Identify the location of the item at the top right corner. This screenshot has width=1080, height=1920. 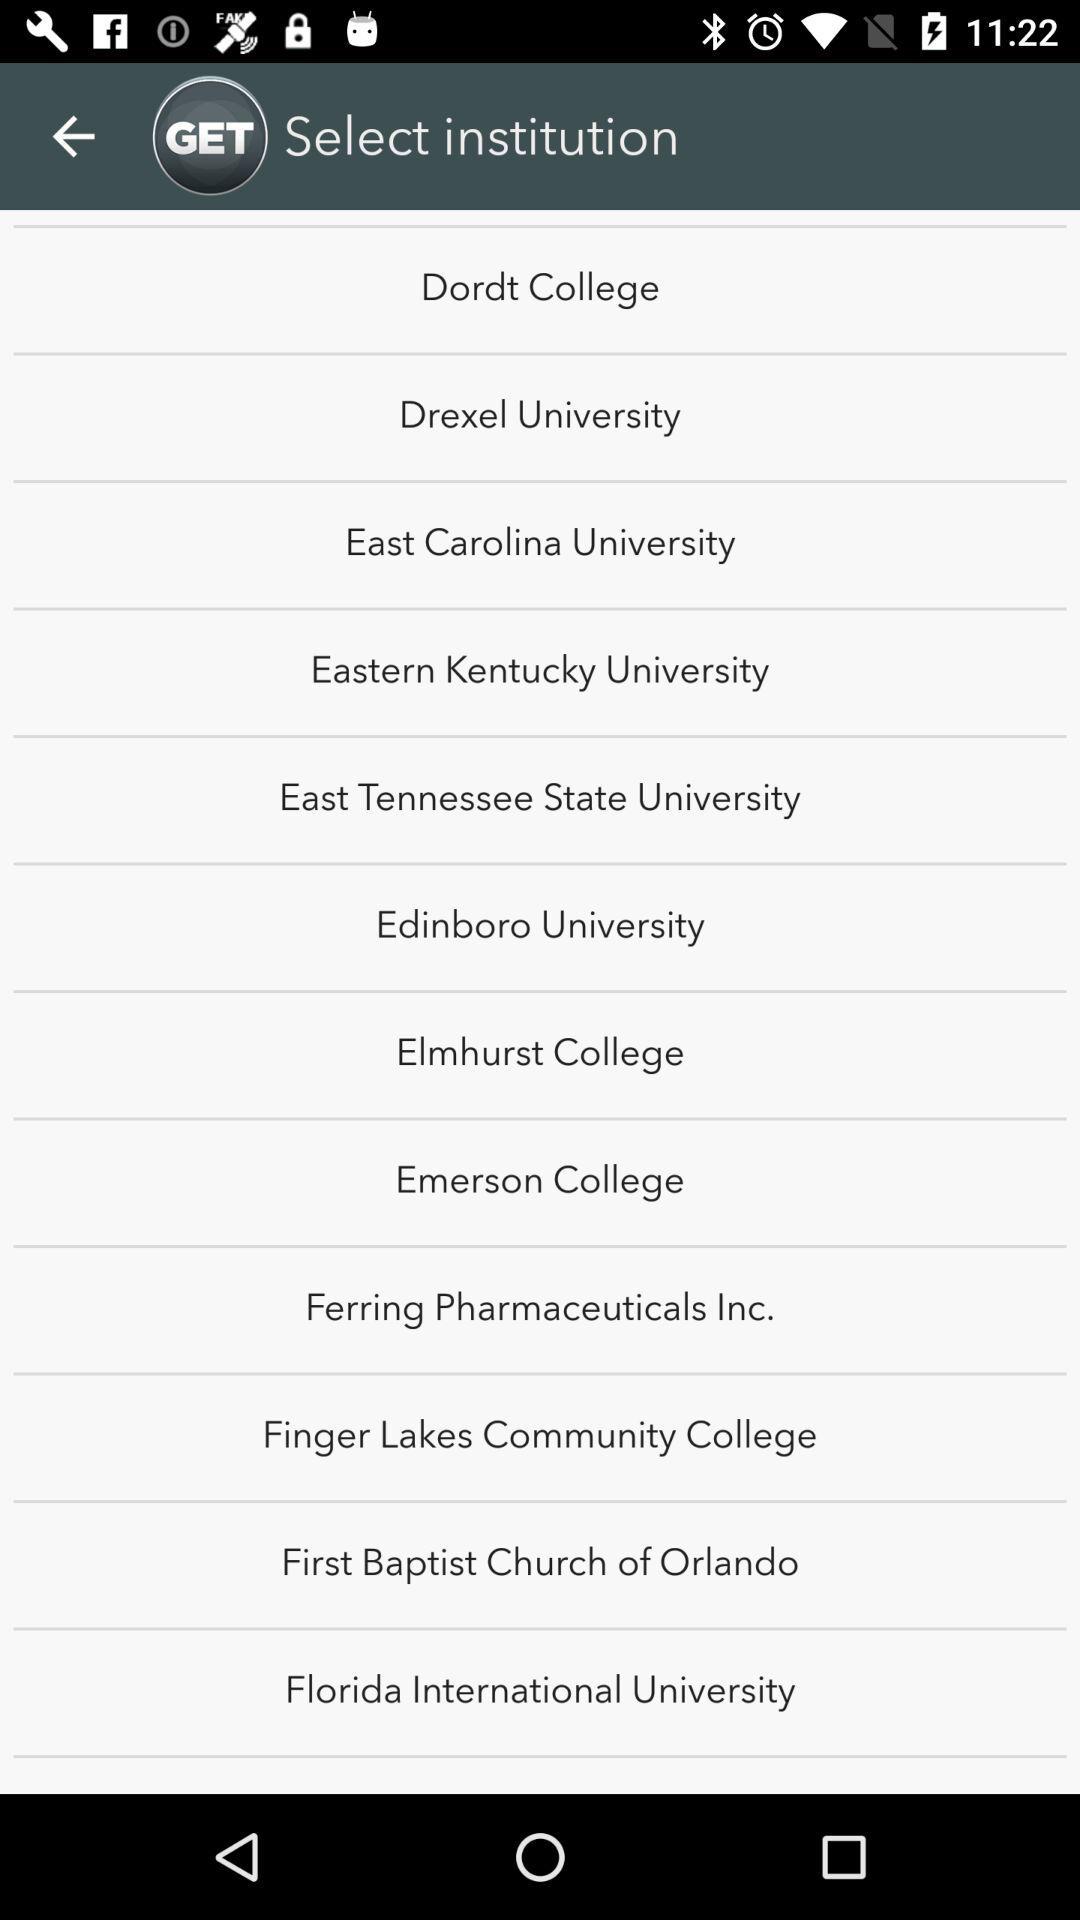
(1027, 114).